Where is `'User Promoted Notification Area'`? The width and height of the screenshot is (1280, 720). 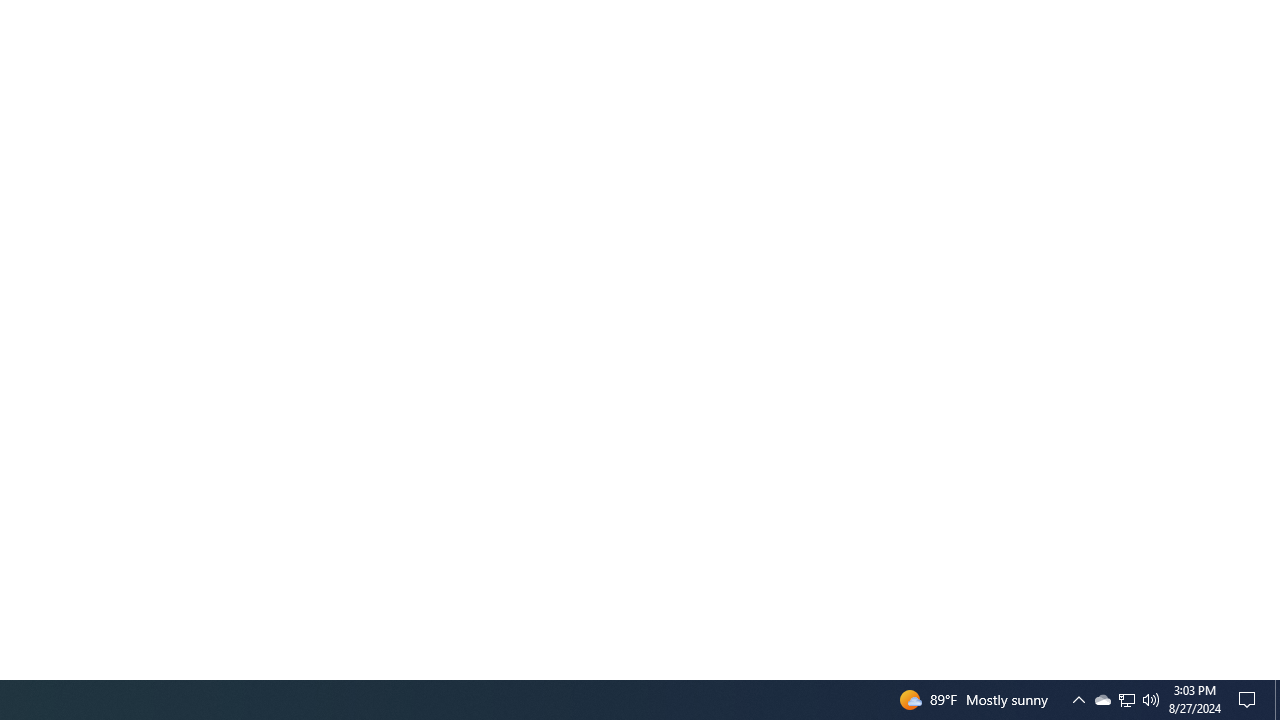
'User Promoted Notification Area' is located at coordinates (1151, 698).